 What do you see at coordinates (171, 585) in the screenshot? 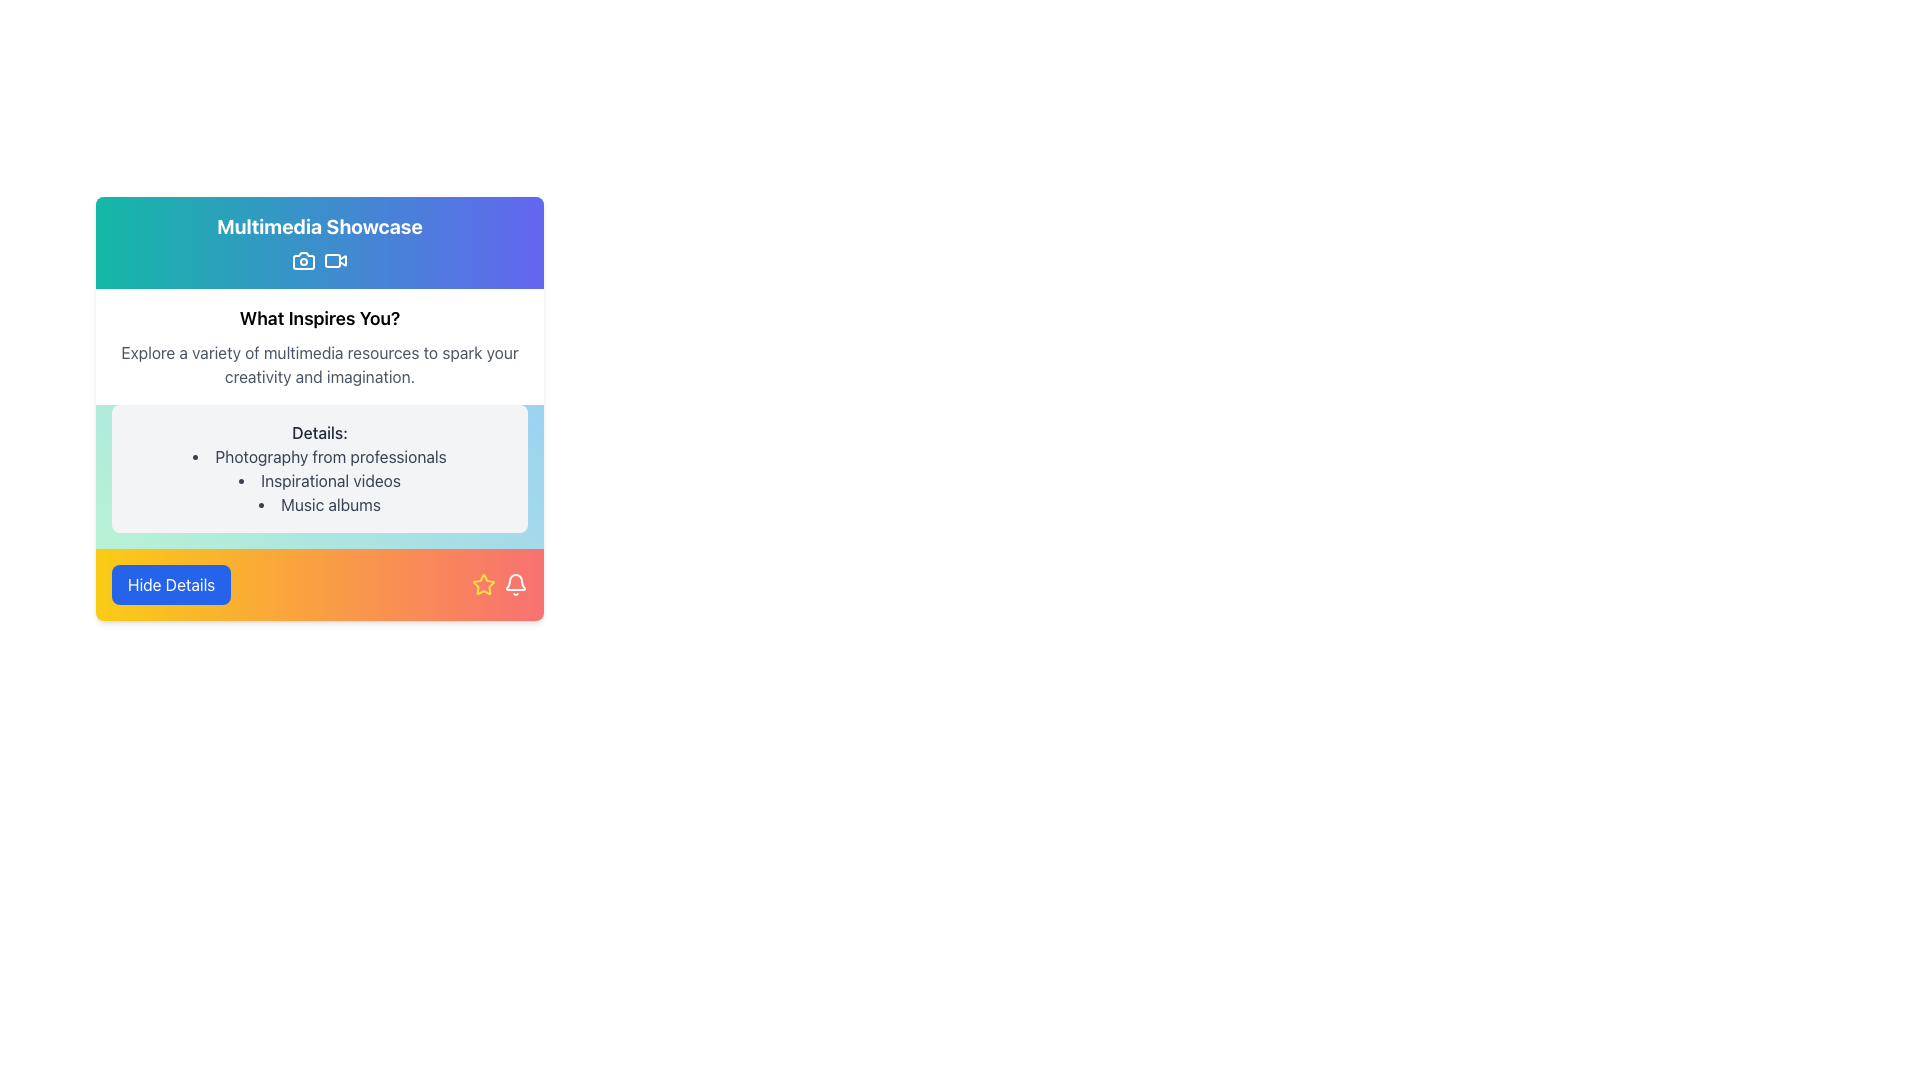
I see `the button located at the bottom left corner of the section with a gradient background transitioning from yellow to red to hide details from the user interface` at bounding box center [171, 585].